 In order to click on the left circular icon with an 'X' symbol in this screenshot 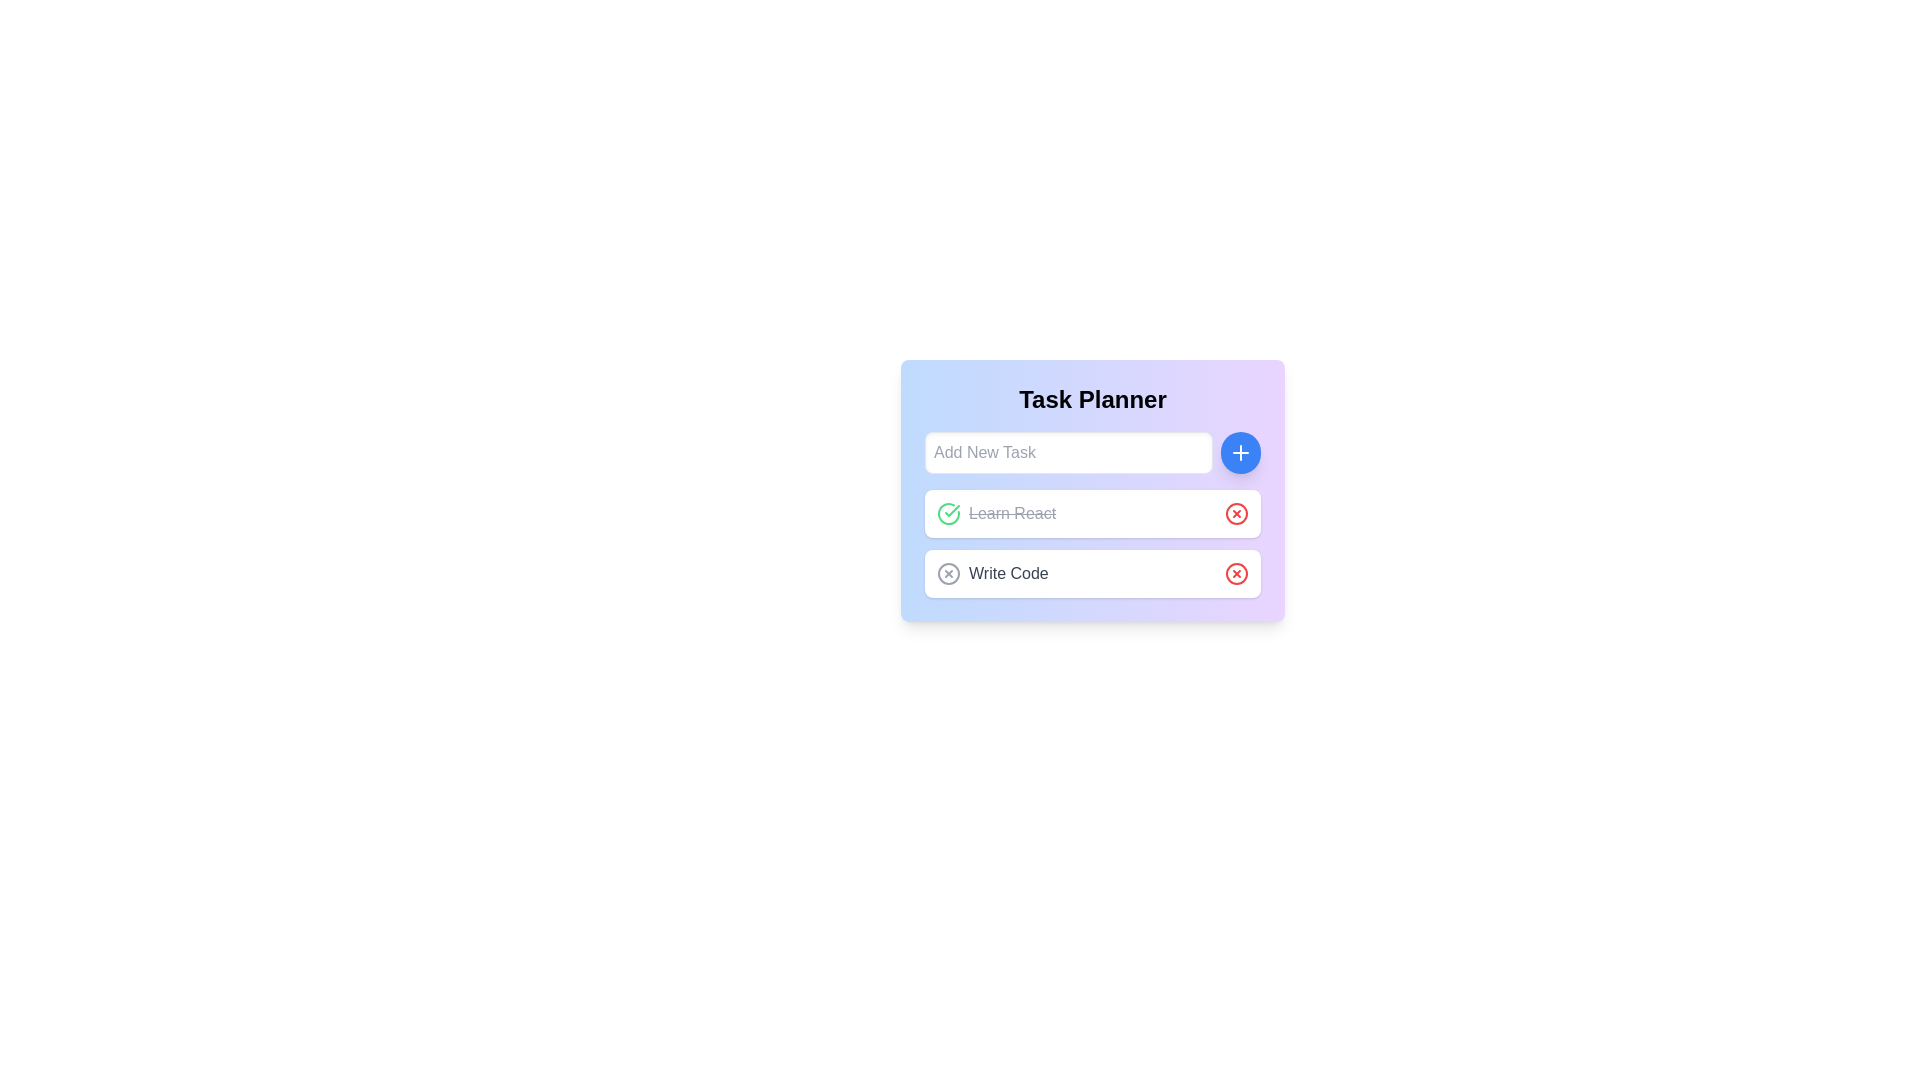, I will do `click(992, 574)`.